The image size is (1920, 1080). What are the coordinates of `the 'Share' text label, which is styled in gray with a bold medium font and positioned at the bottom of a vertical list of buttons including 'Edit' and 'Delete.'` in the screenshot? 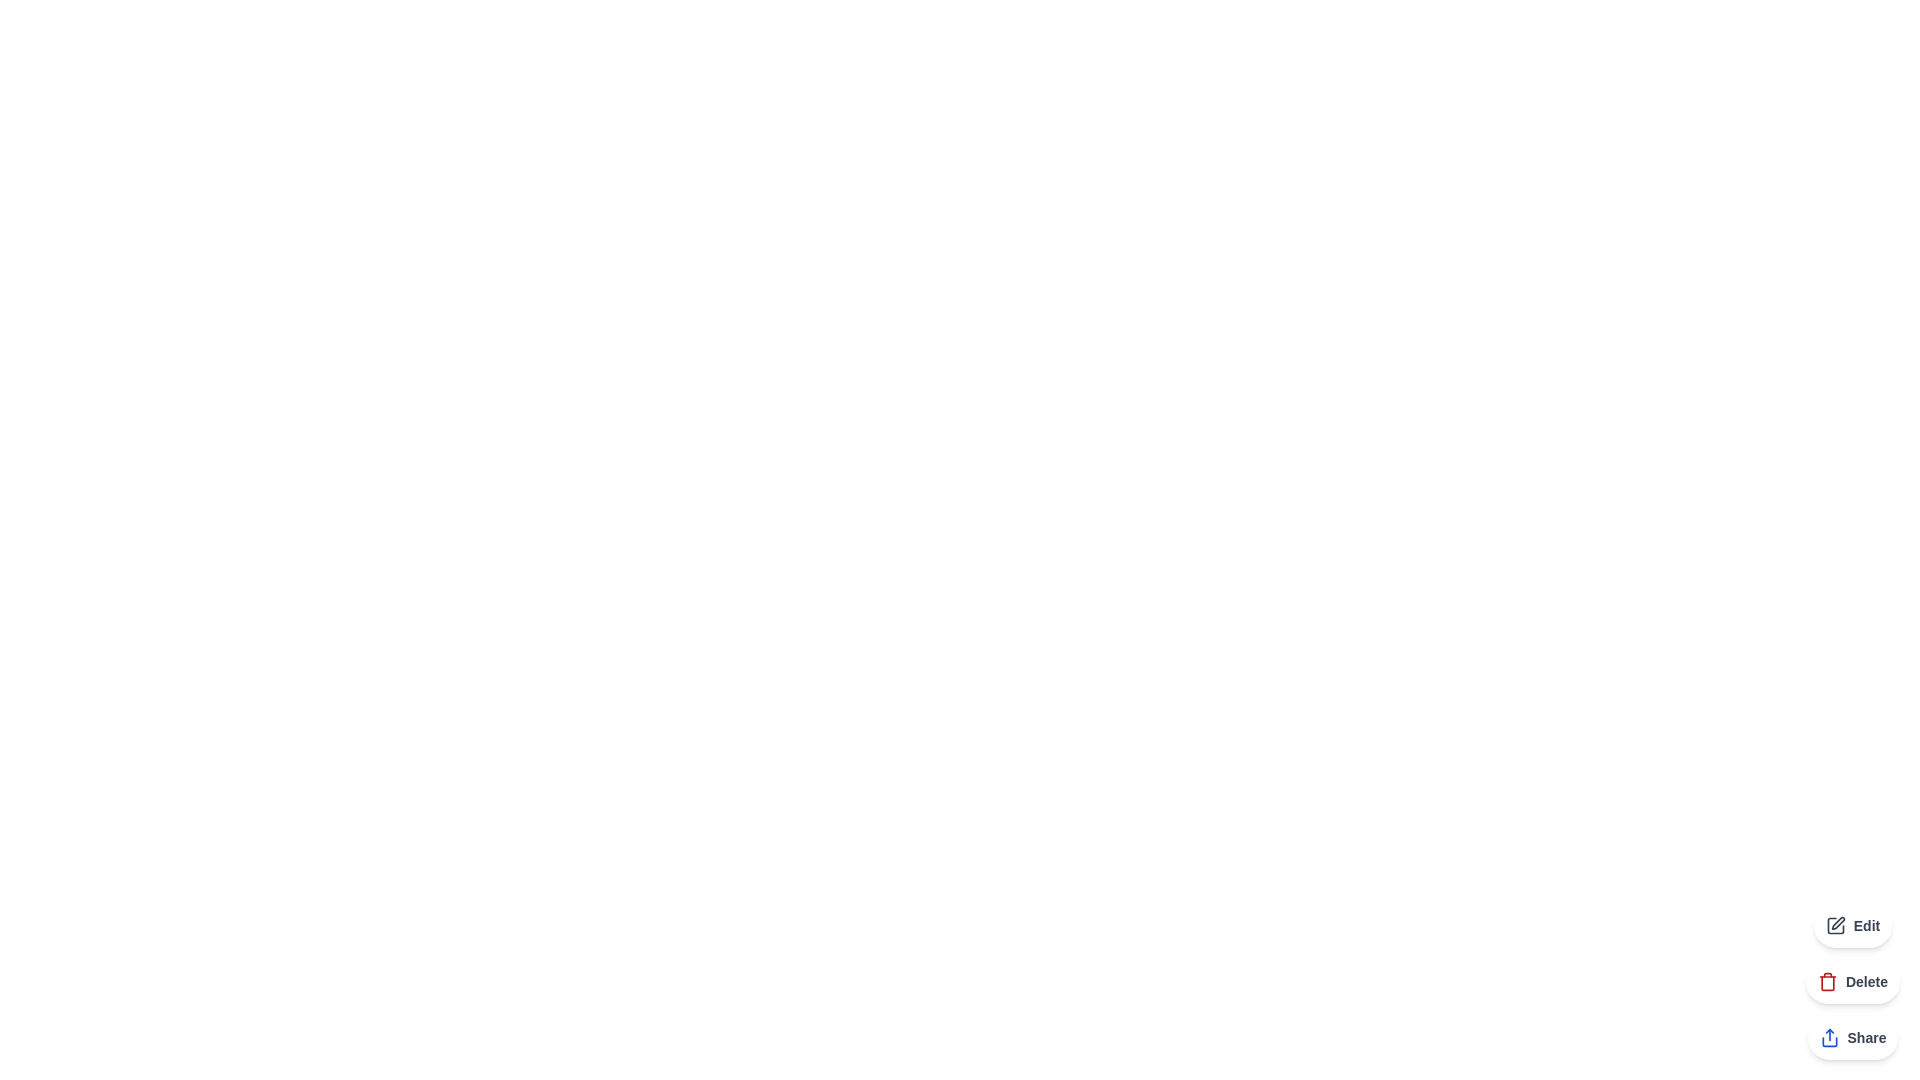 It's located at (1866, 1036).